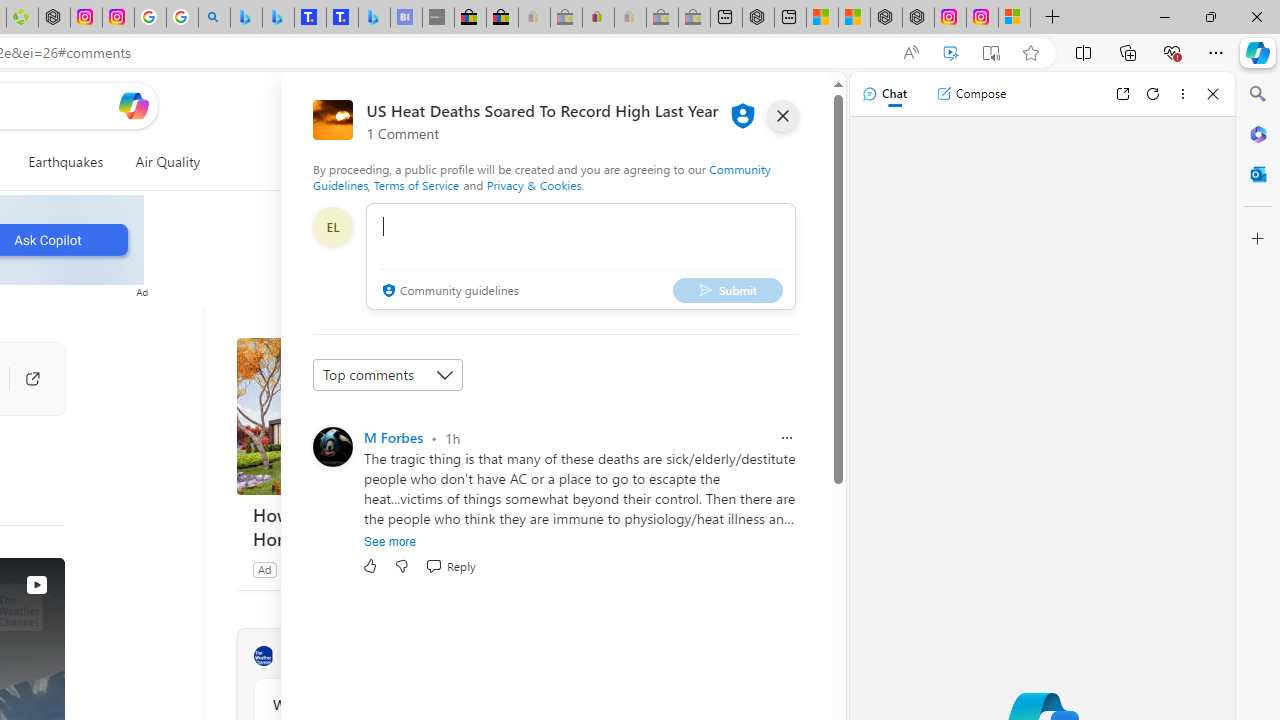  What do you see at coordinates (415, 185) in the screenshot?
I see `'Terms of Service'` at bounding box center [415, 185].